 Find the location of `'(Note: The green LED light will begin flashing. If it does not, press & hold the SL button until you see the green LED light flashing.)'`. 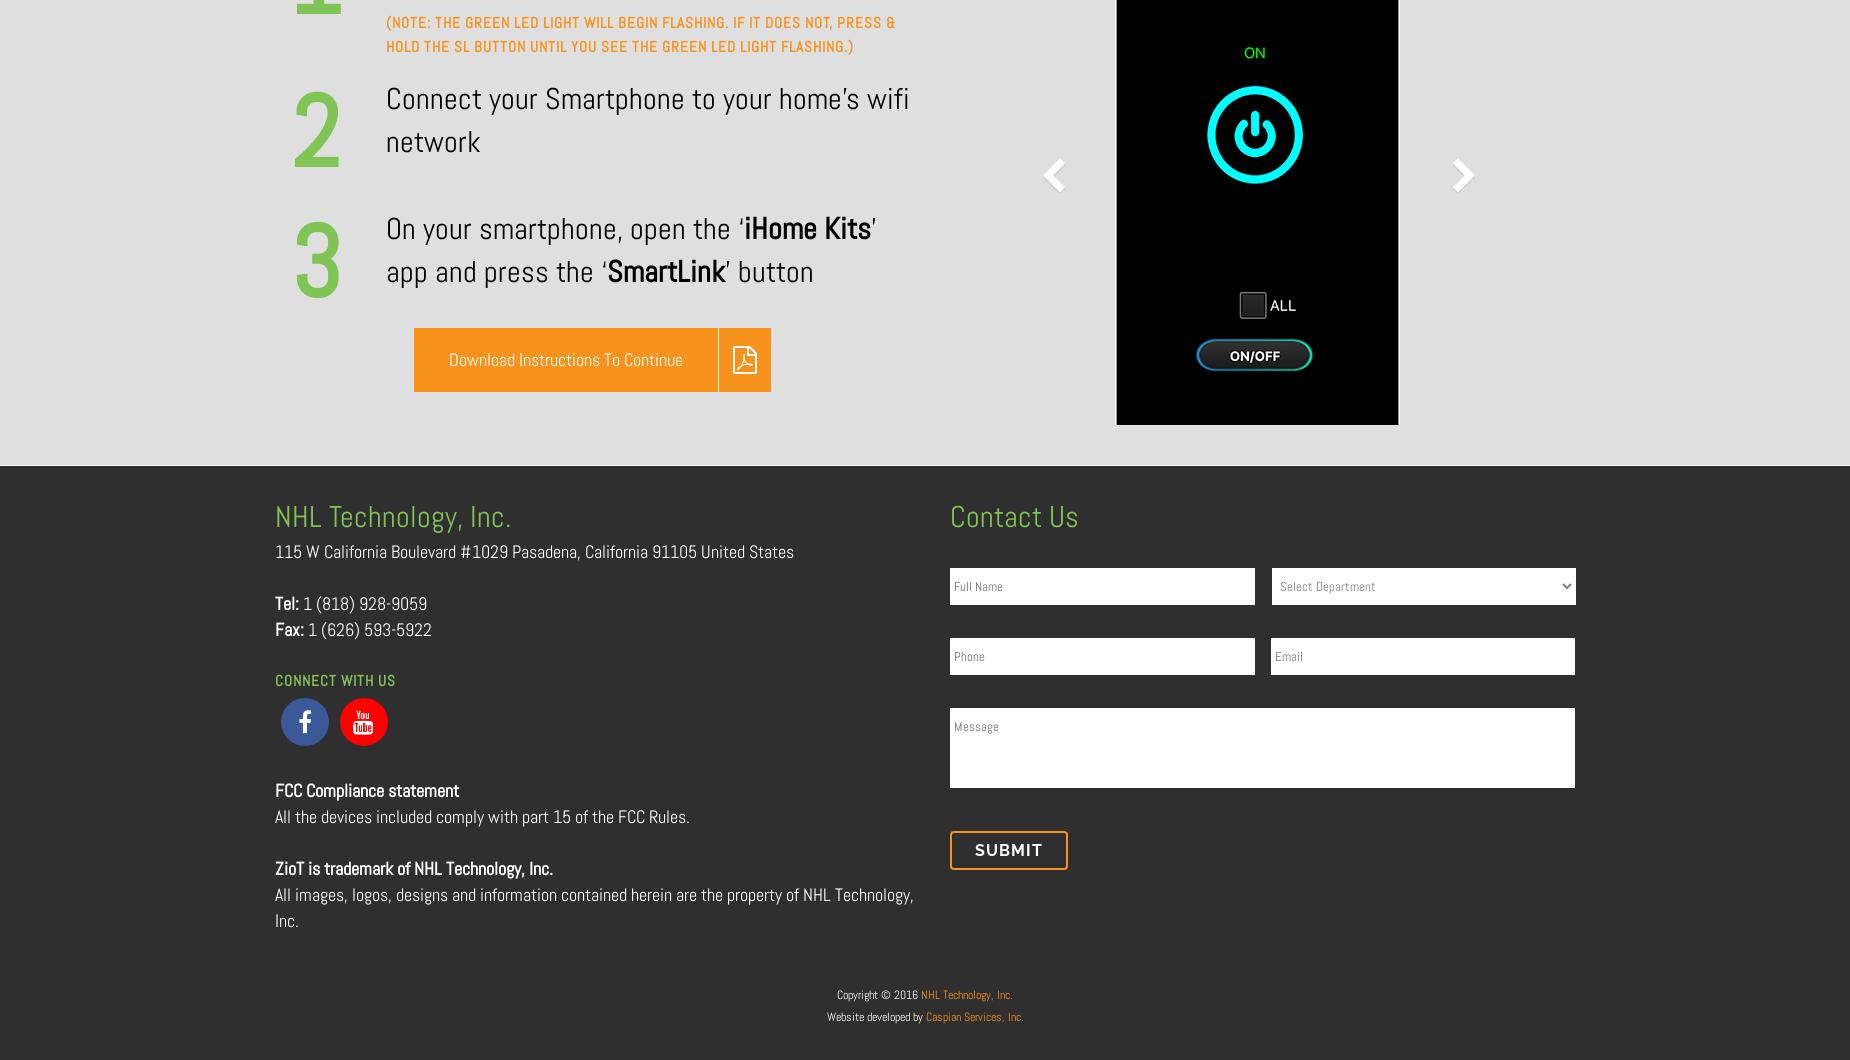

'(Note: The green LED light will begin flashing. If it does not, press & hold the SL button until you see the green LED light flashing.)' is located at coordinates (639, 34).